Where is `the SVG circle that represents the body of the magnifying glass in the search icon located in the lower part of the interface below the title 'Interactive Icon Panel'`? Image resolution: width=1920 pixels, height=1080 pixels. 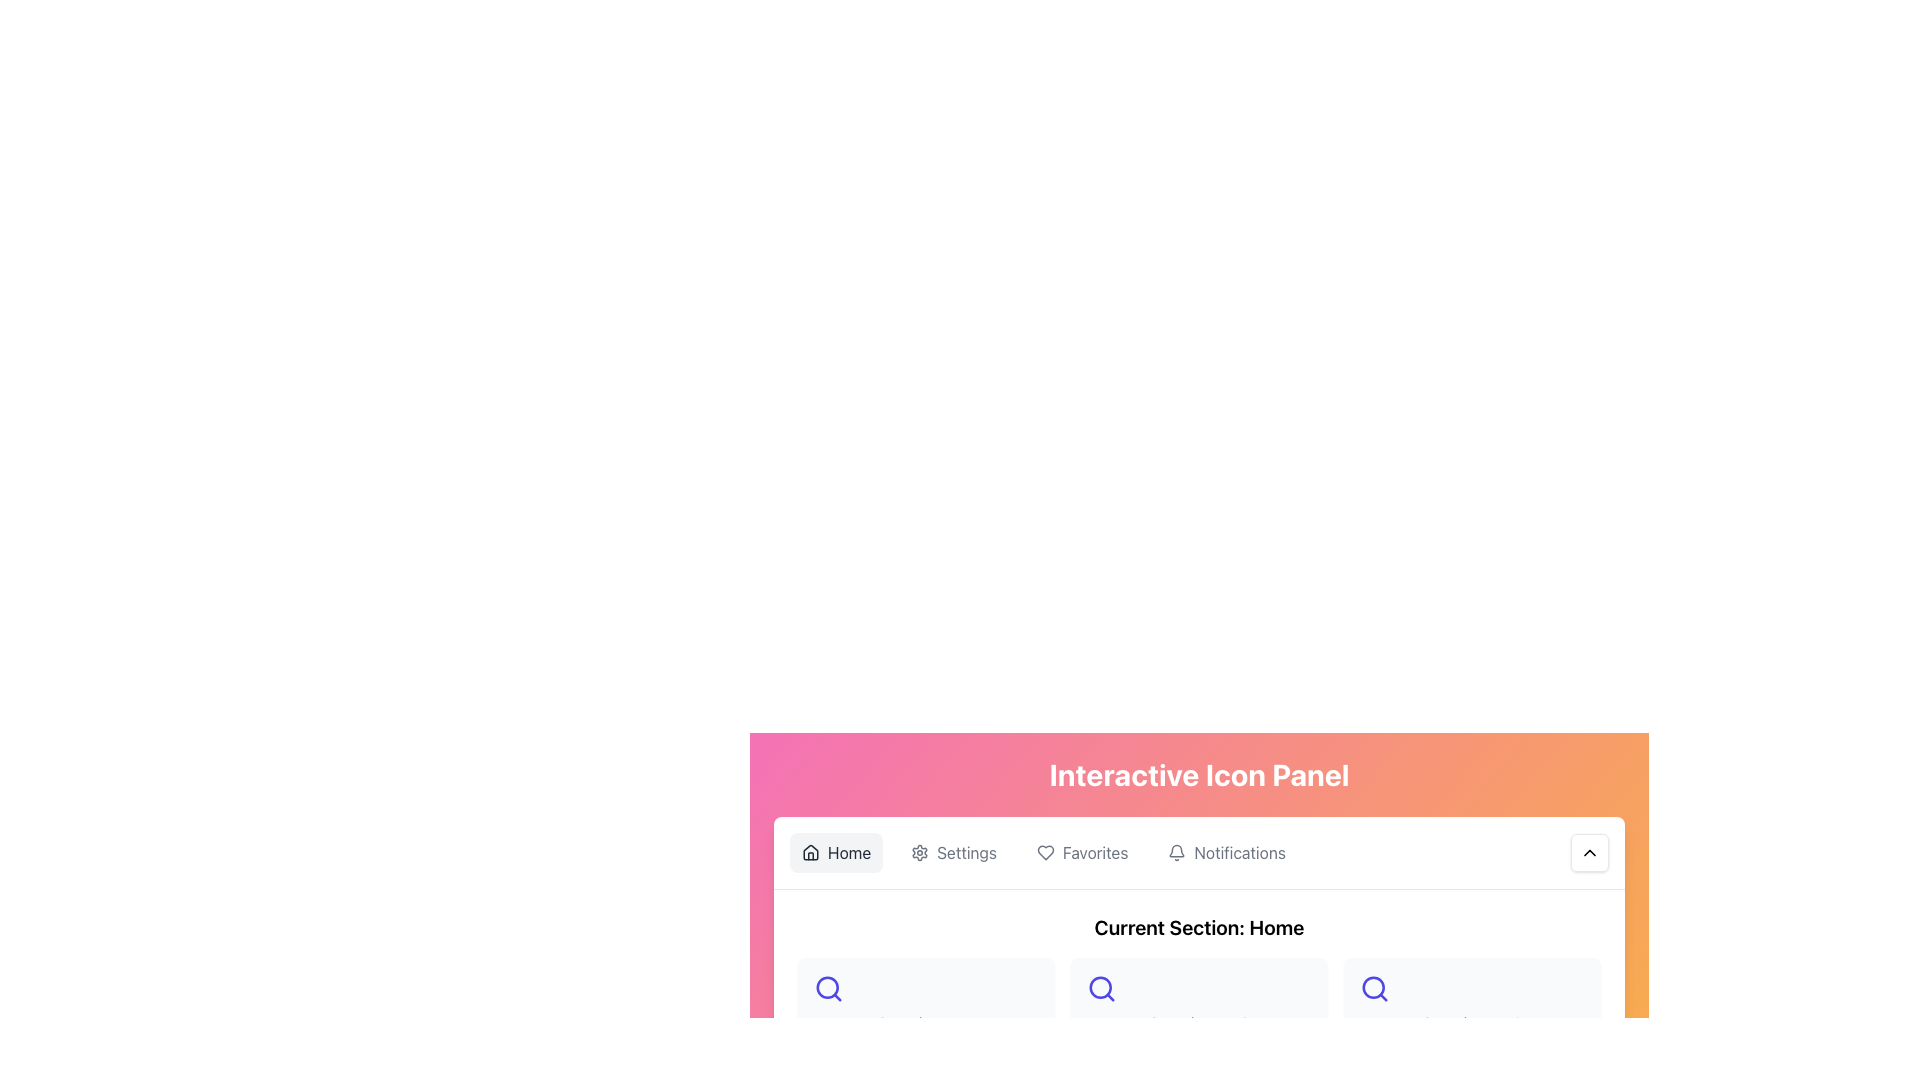
the SVG circle that represents the body of the magnifying glass in the search icon located in the lower part of the interface below the title 'Interactive Icon Panel' is located at coordinates (1099, 986).